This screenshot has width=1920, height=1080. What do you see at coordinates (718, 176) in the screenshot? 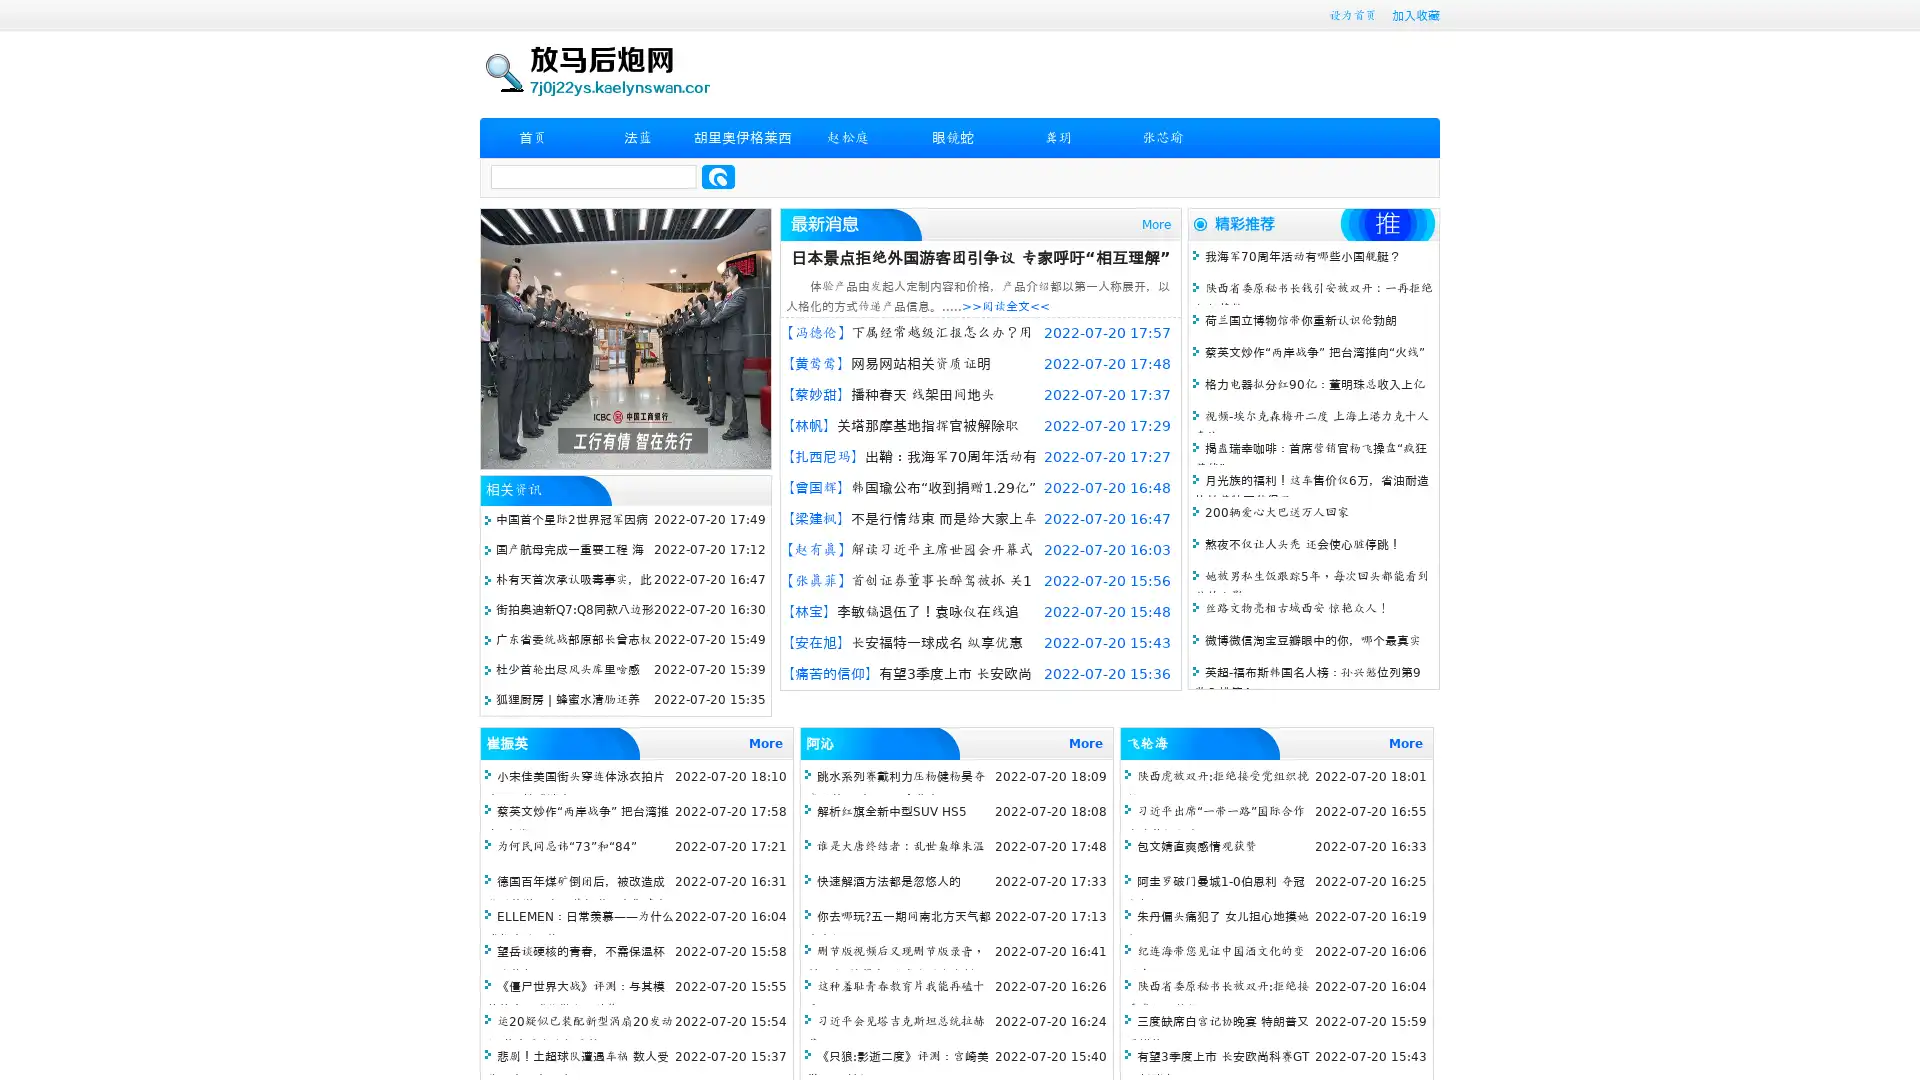
I see `Search` at bounding box center [718, 176].